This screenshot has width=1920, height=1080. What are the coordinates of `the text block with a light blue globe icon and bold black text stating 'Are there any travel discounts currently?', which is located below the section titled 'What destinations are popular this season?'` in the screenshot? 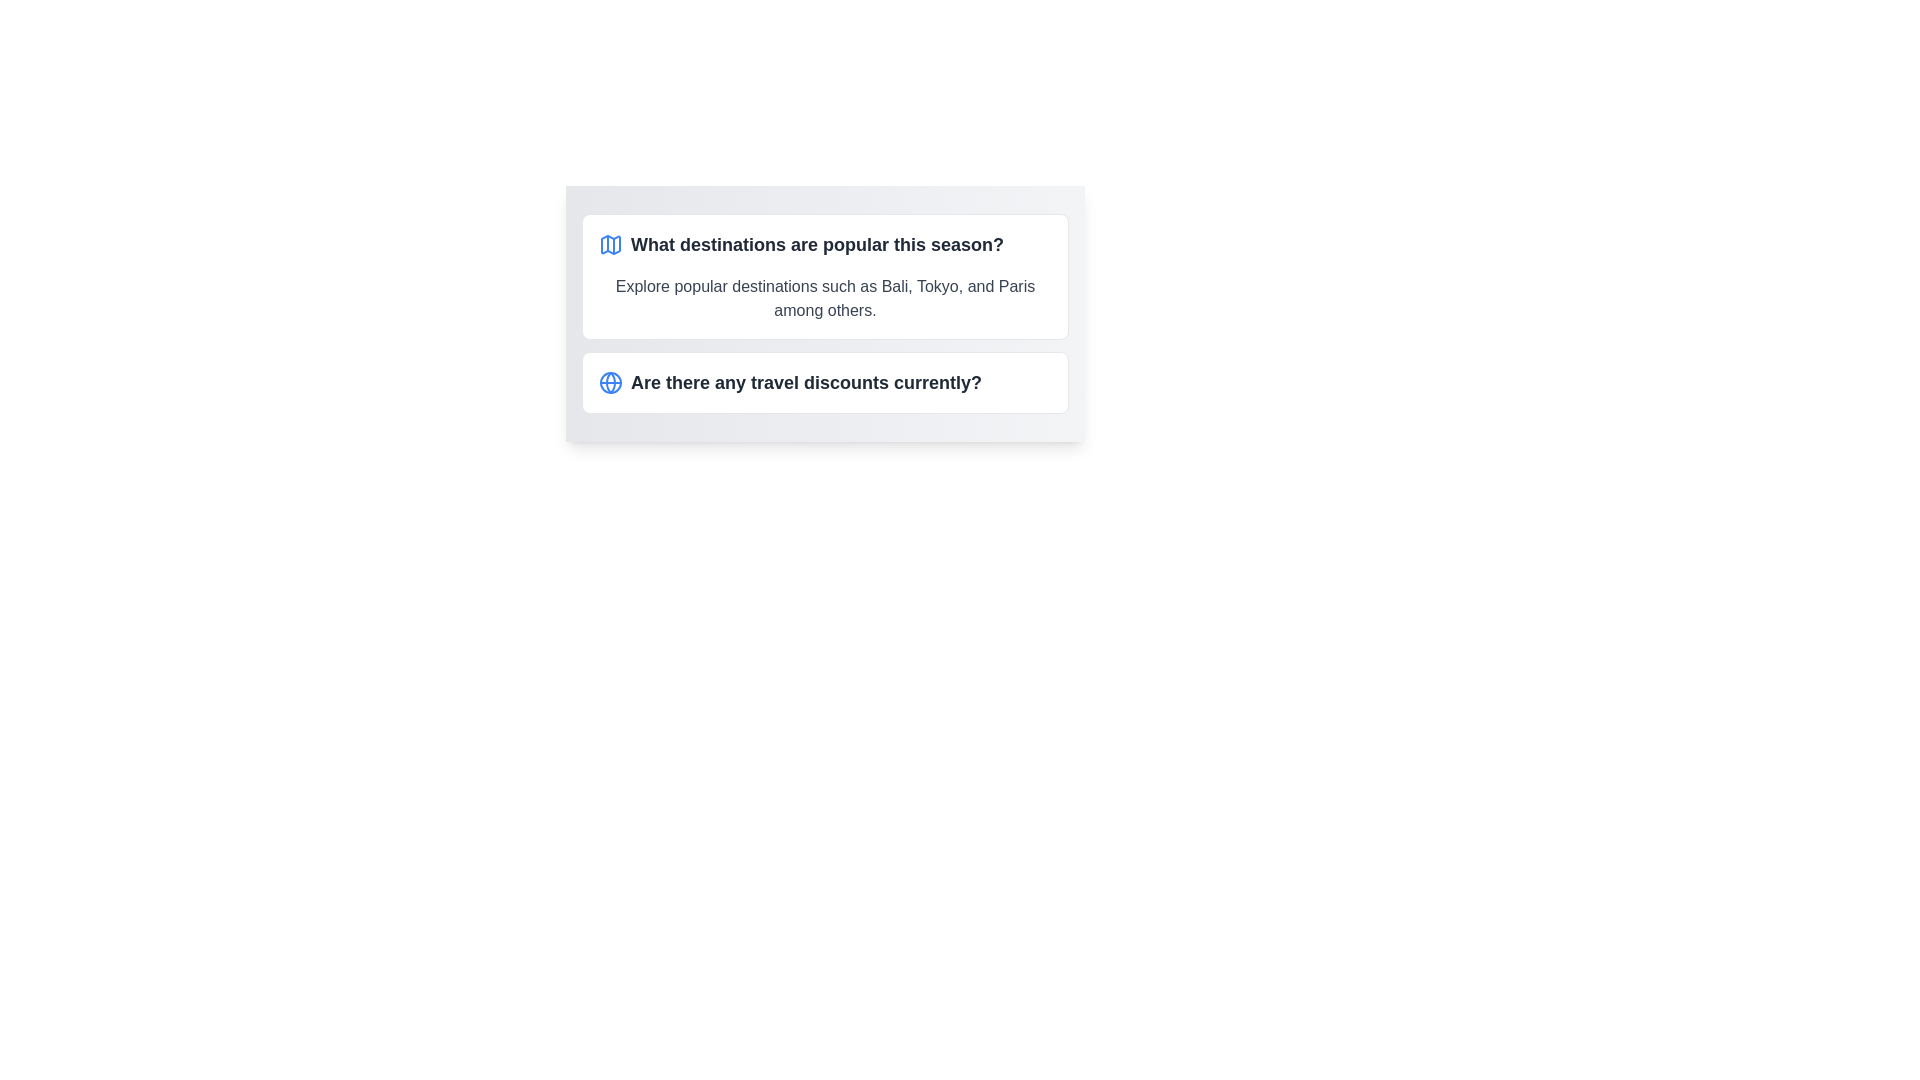 It's located at (825, 382).